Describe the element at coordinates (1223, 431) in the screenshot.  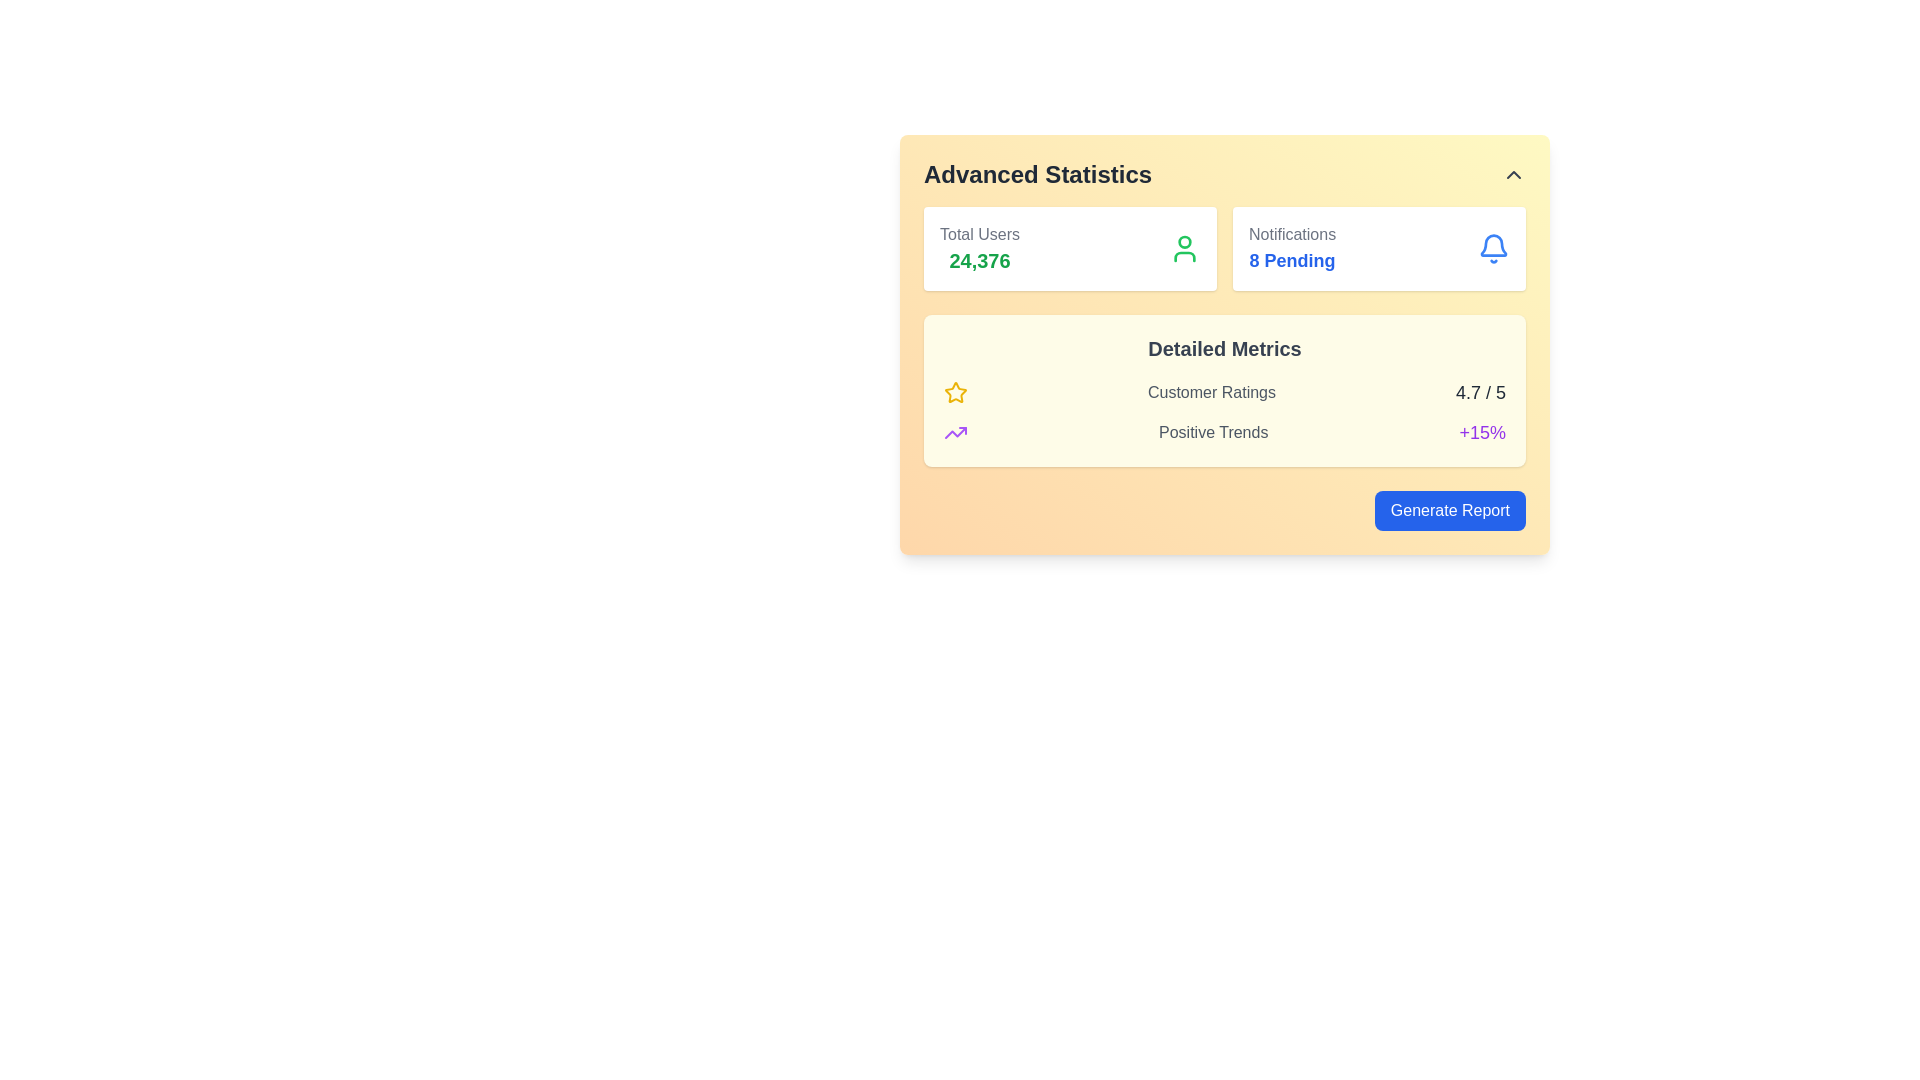
I see `displayed information from the informational text block located below the 'Customer Ratings' section in the 'Detailed Metrics' area, conveying a positive growth metric` at that location.